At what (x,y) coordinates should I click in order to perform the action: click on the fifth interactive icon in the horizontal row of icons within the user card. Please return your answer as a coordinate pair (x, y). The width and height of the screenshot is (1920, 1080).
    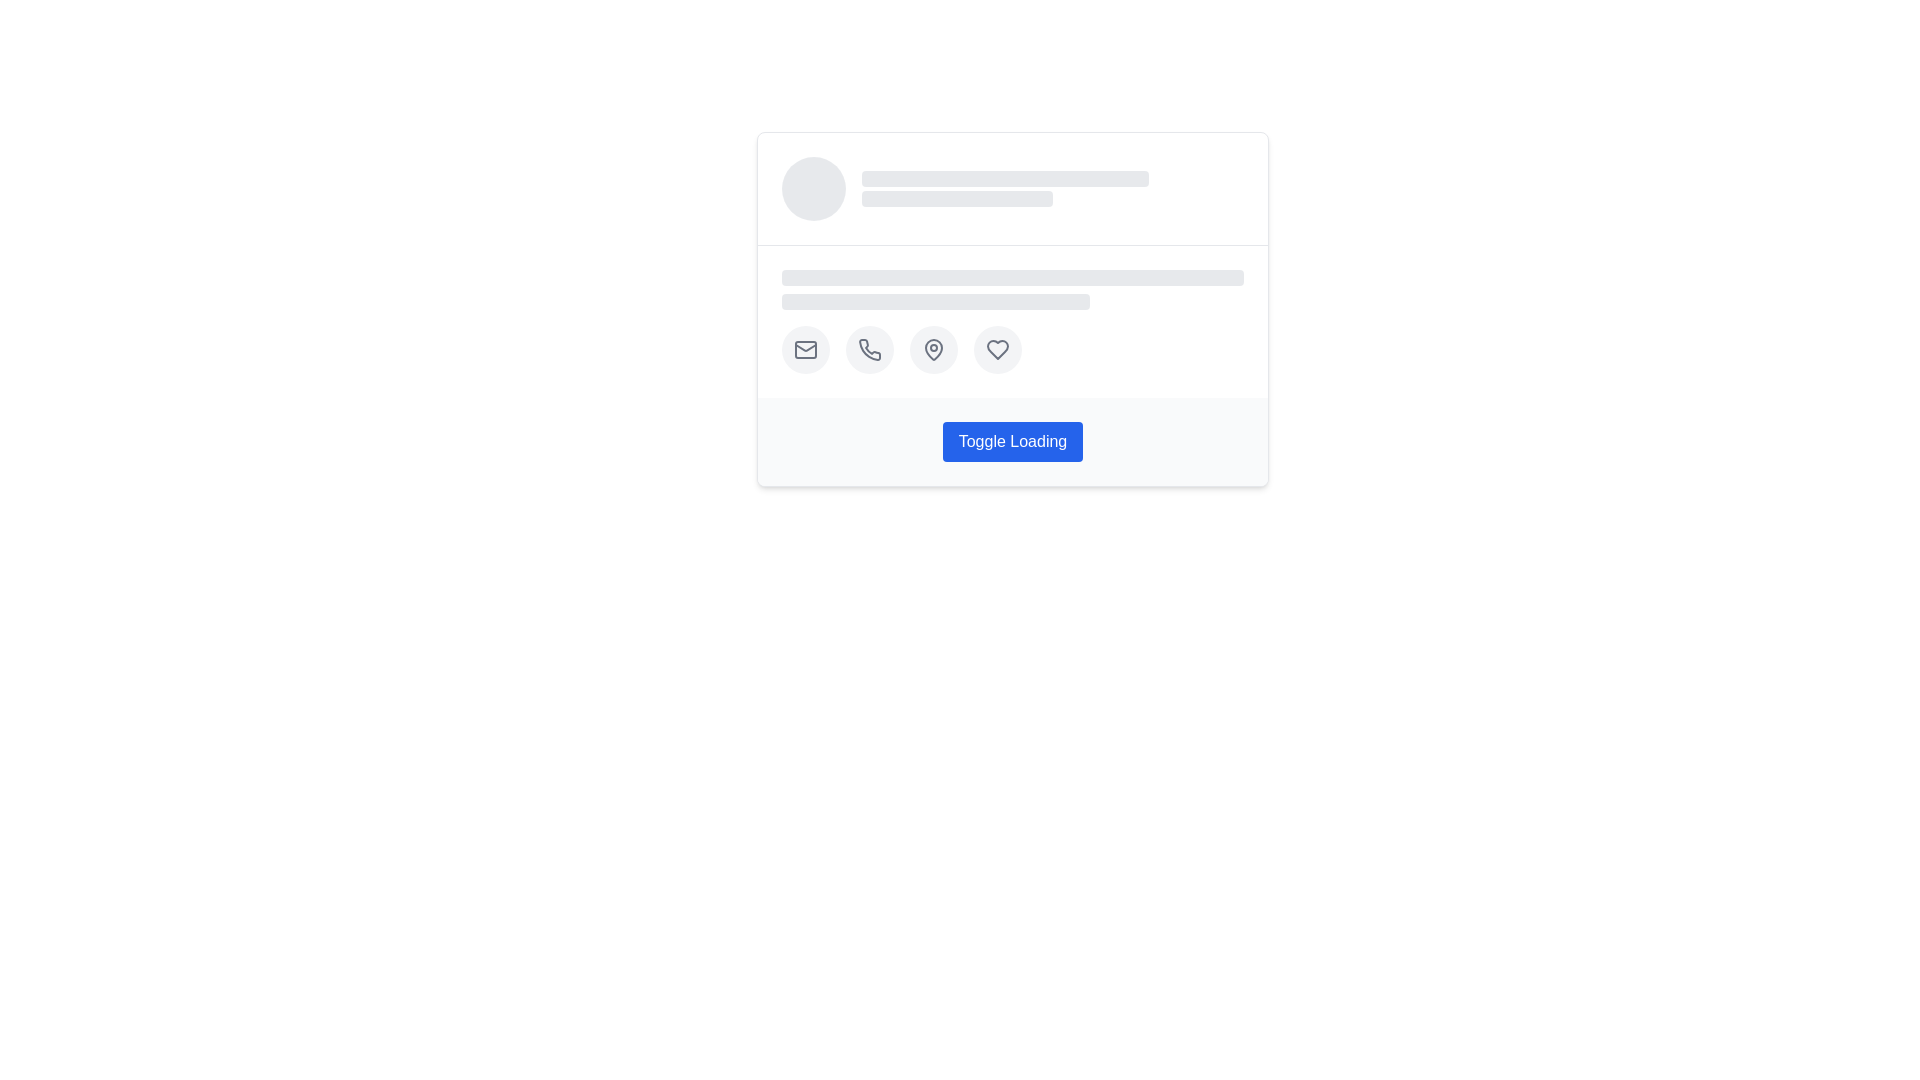
    Looking at the image, I should click on (998, 349).